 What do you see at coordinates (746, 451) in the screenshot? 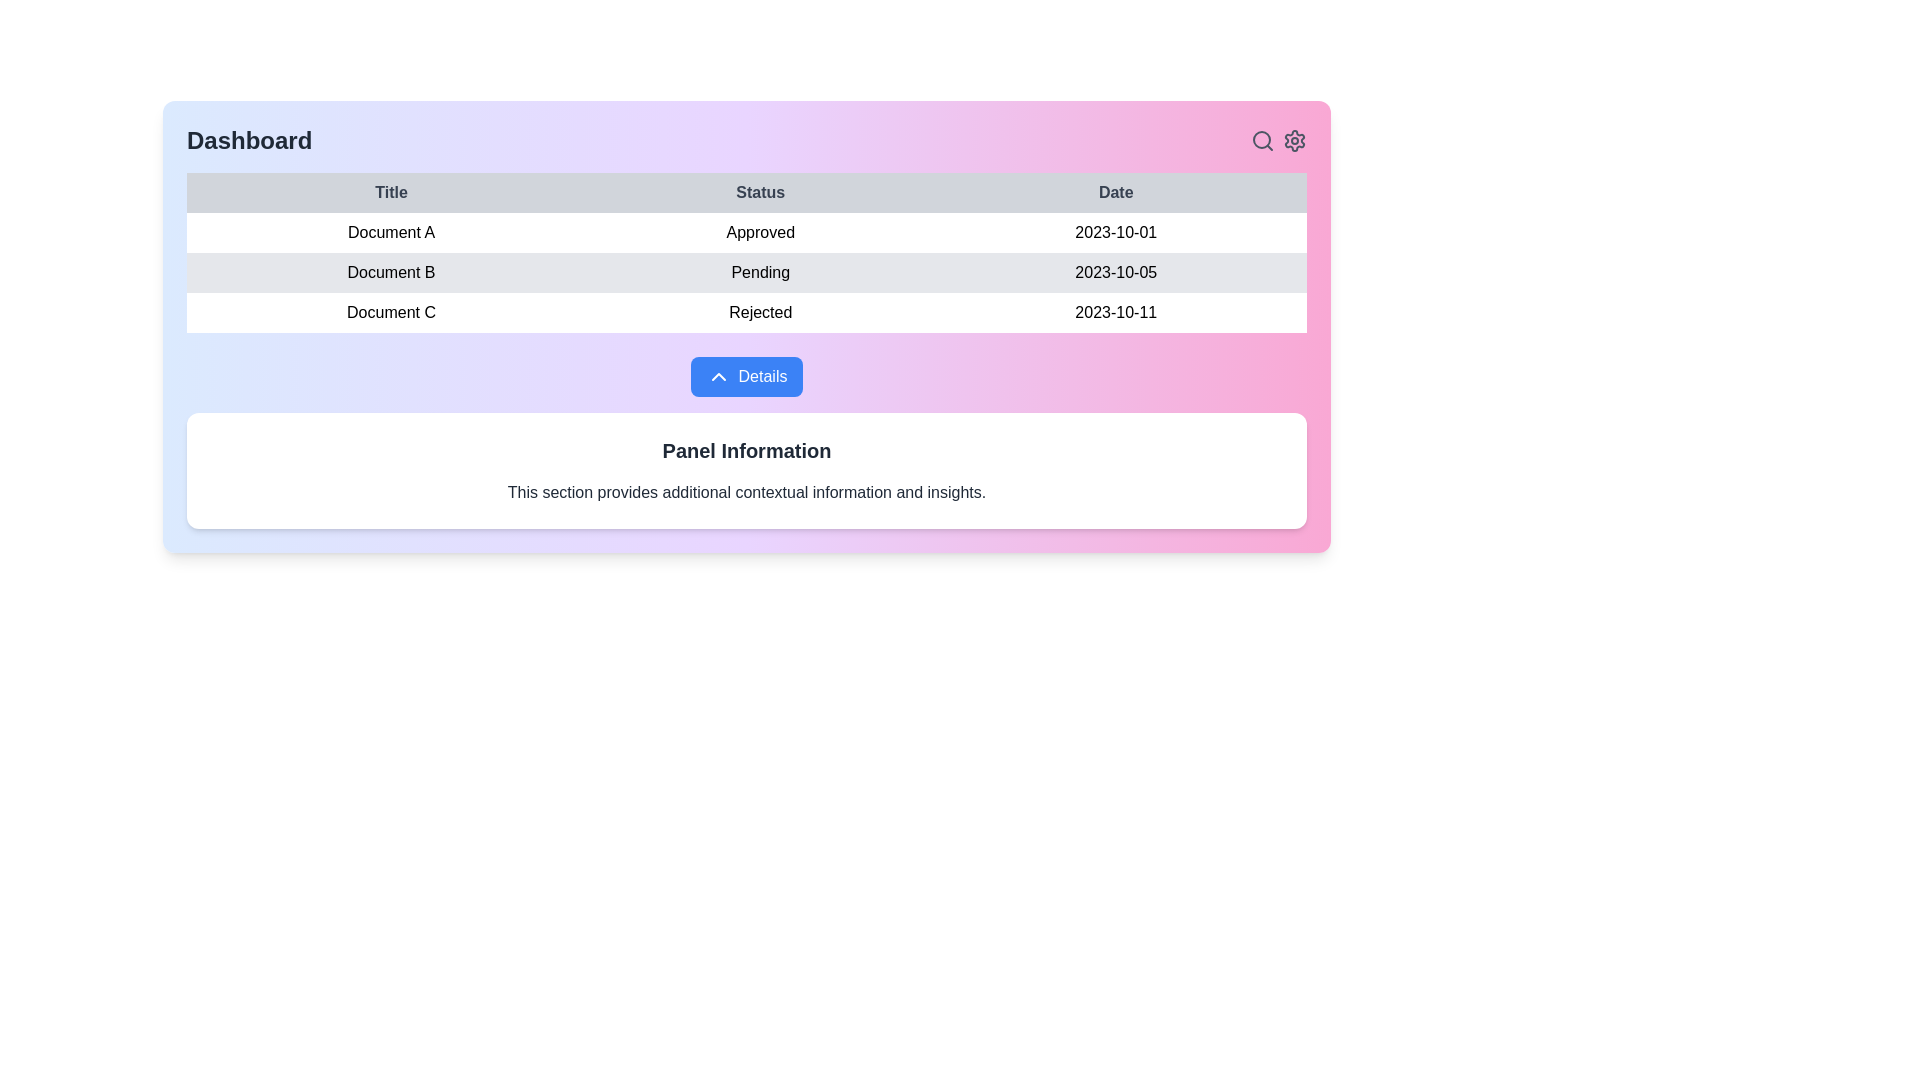
I see `the 'Panel Information' text header` at bounding box center [746, 451].